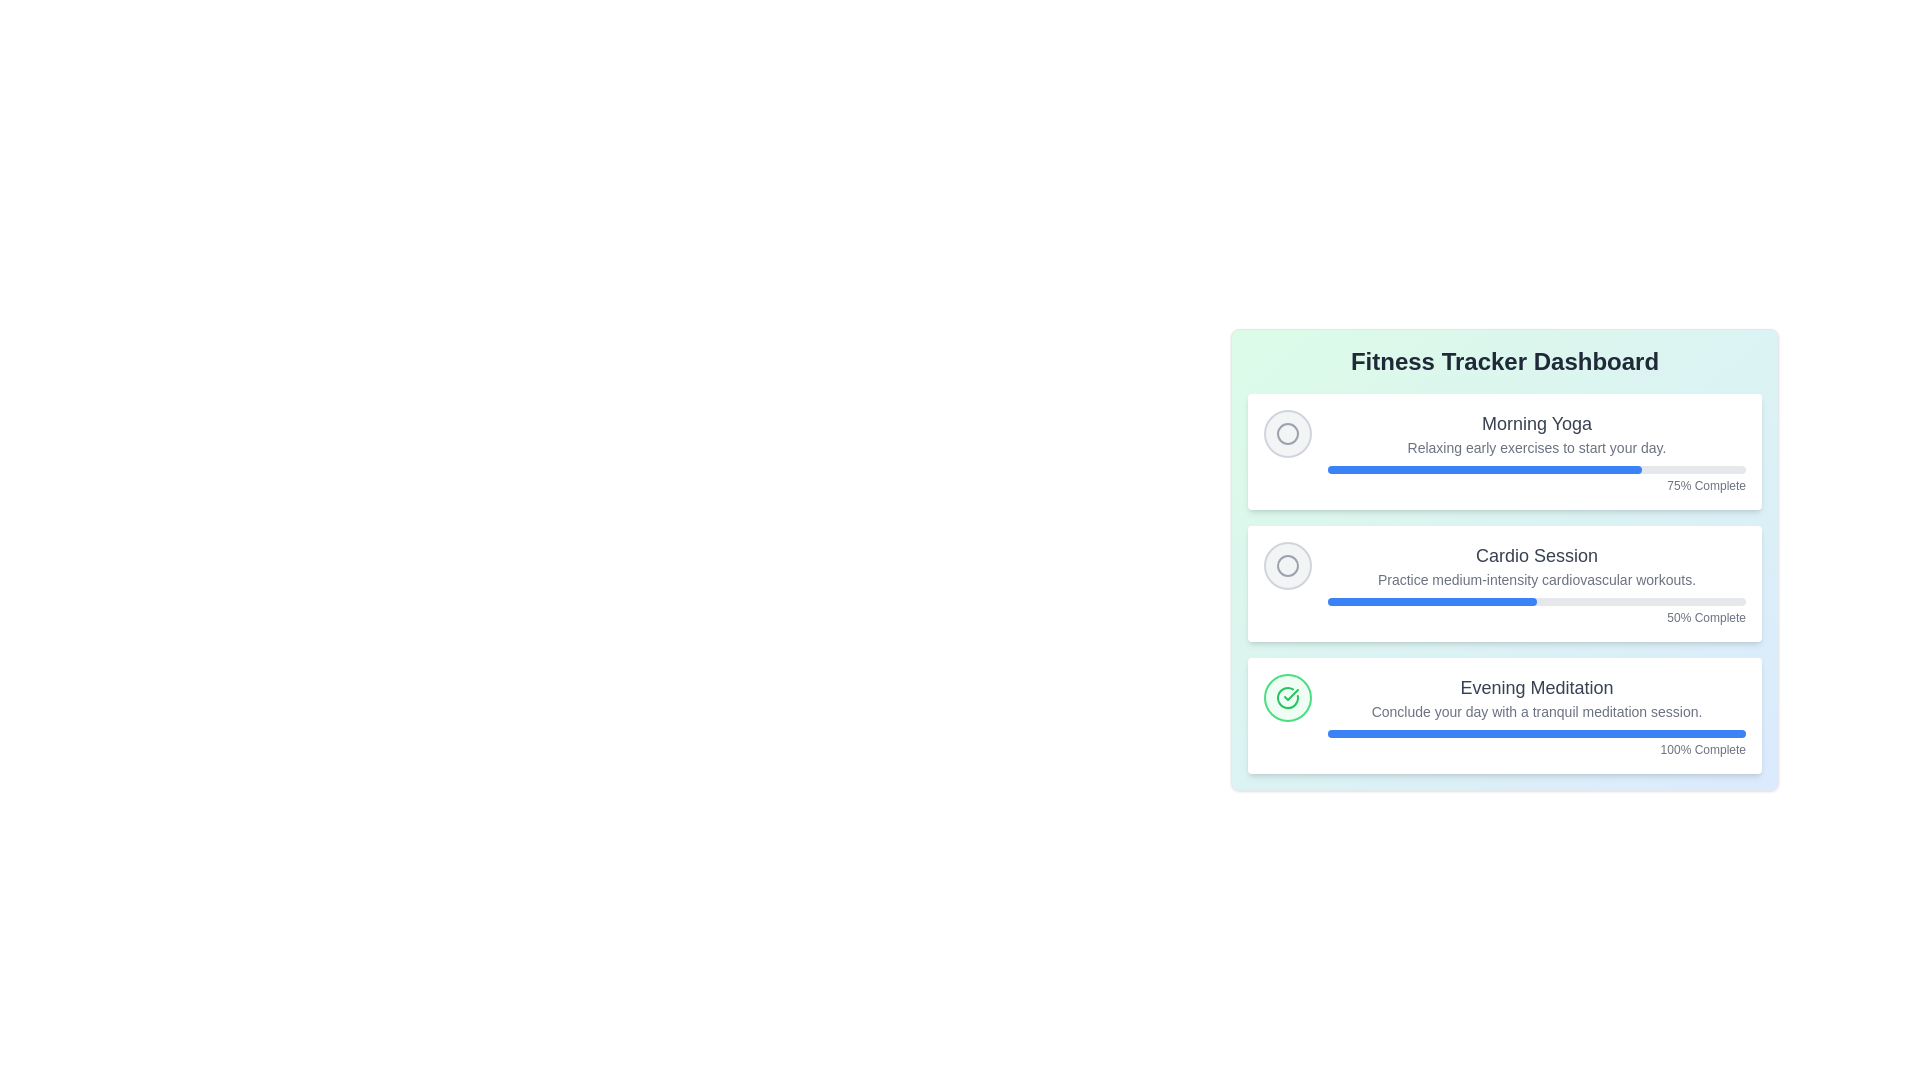  What do you see at coordinates (1535, 579) in the screenshot?
I see `the static text that provides descriptive information about the 'Cardio Session' activity, located beneath the 'Cardio Session' header and above the progress bar in the Fitness Tracker Dashboard` at bounding box center [1535, 579].